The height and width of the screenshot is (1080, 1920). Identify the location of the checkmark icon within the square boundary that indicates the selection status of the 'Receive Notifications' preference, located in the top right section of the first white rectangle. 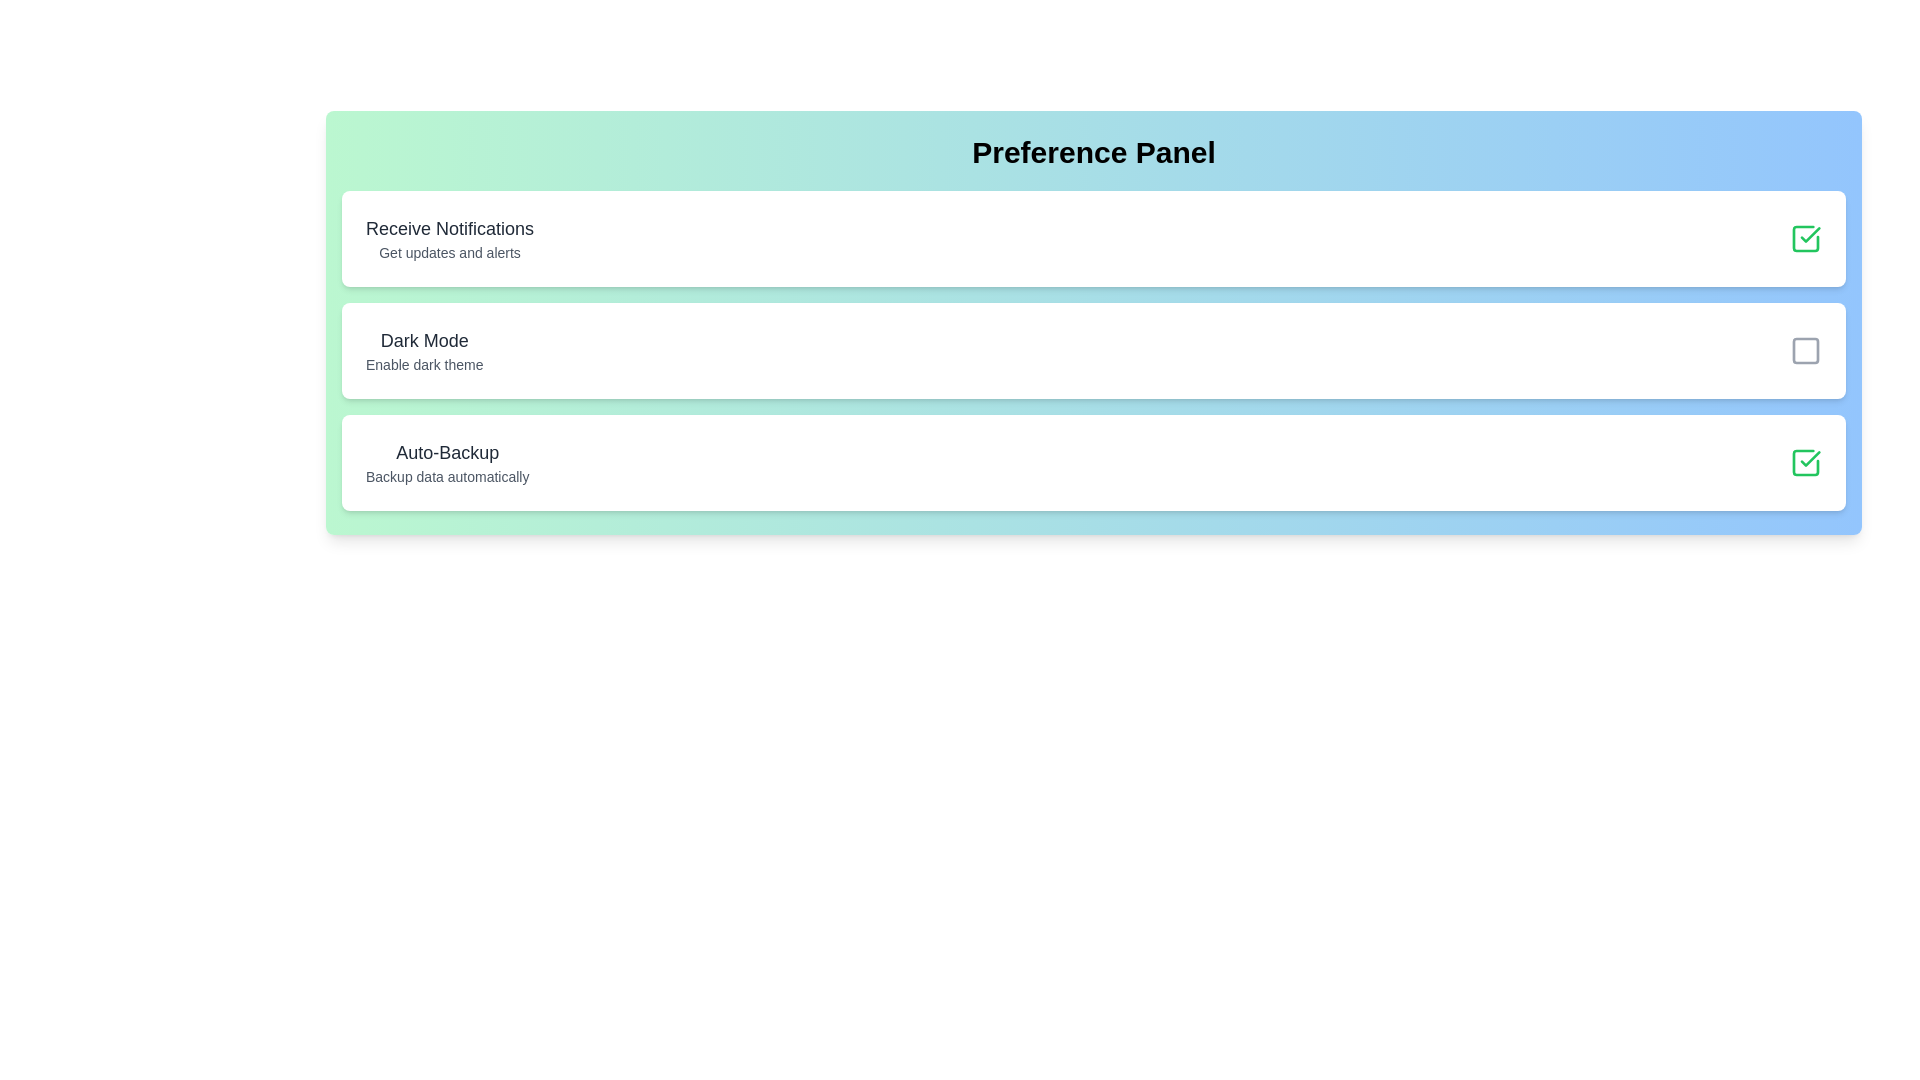
(1810, 234).